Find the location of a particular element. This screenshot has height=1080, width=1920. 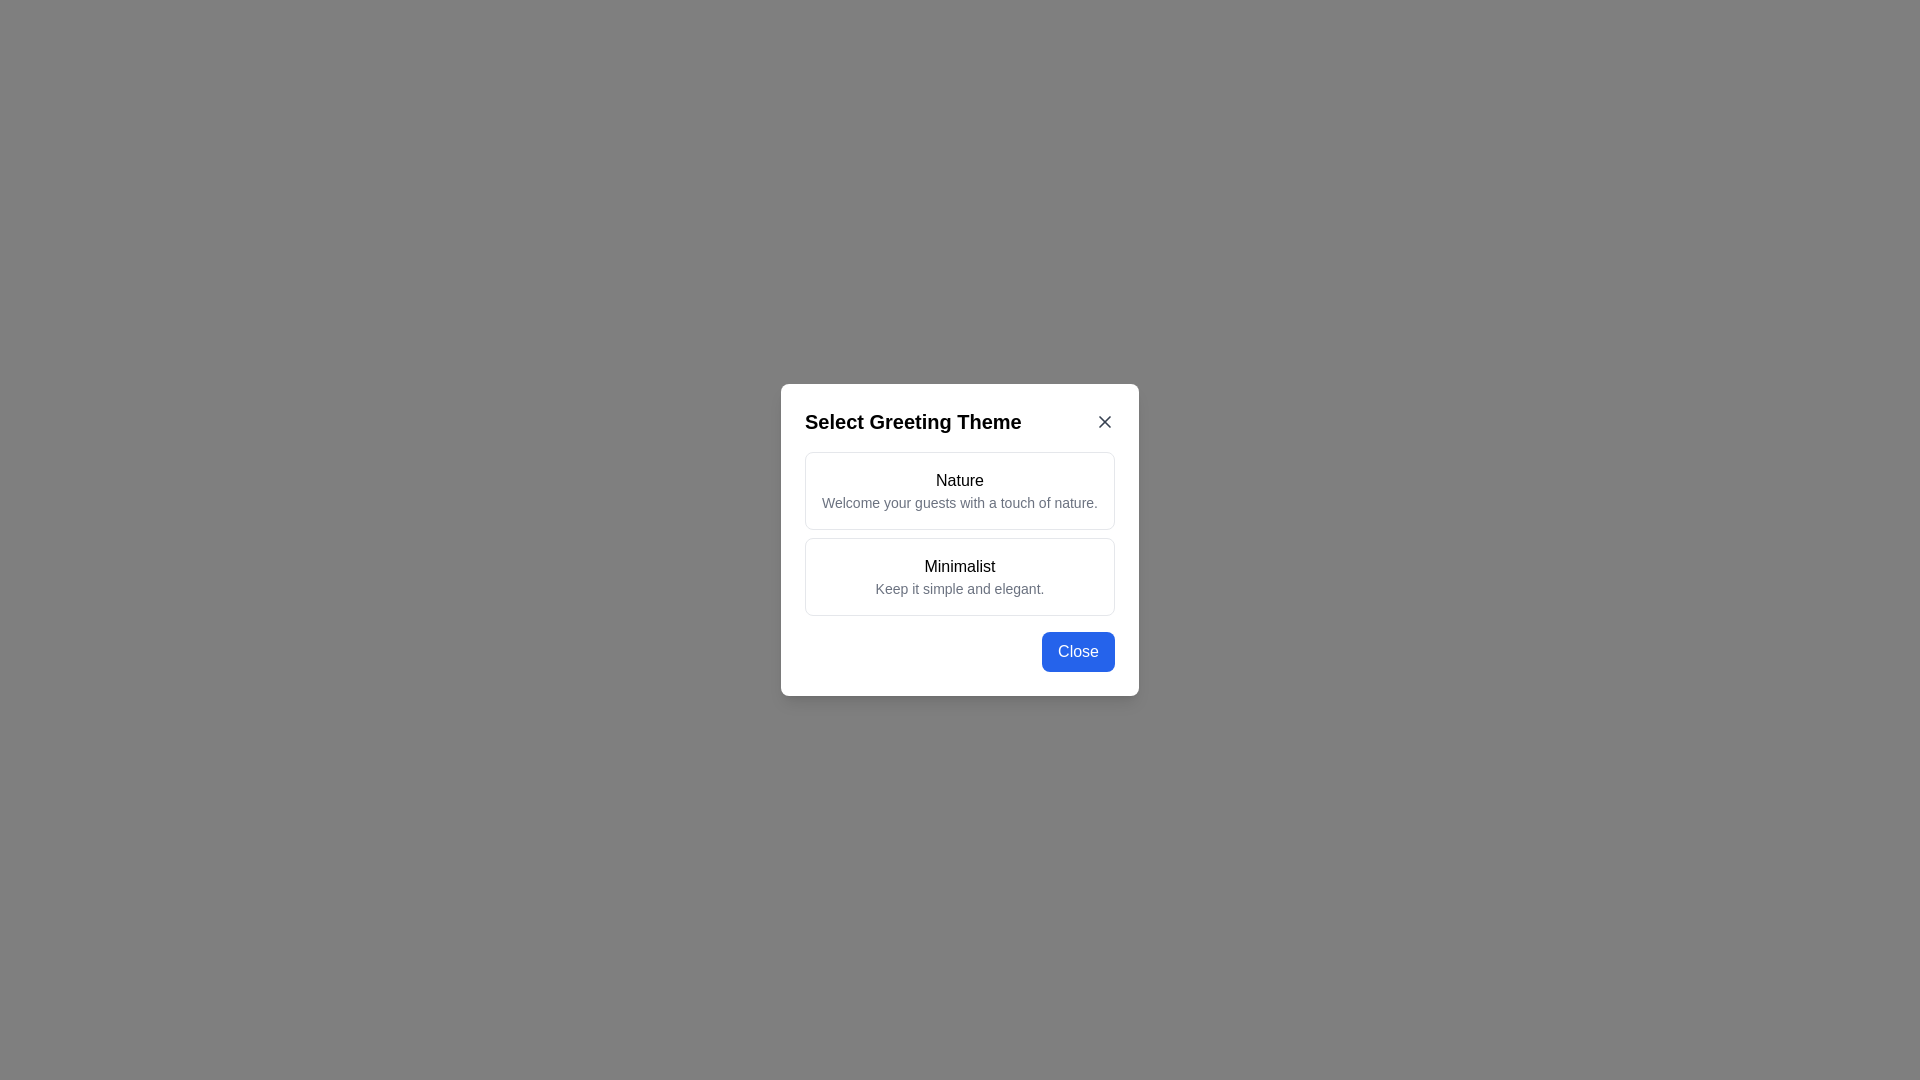

the static text label displaying 'Welcome your guests with a touch of nature.' located within the 'Nature' panel in the modal window titled 'Select Greeting Theme.' is located at coordinates (960, 501).